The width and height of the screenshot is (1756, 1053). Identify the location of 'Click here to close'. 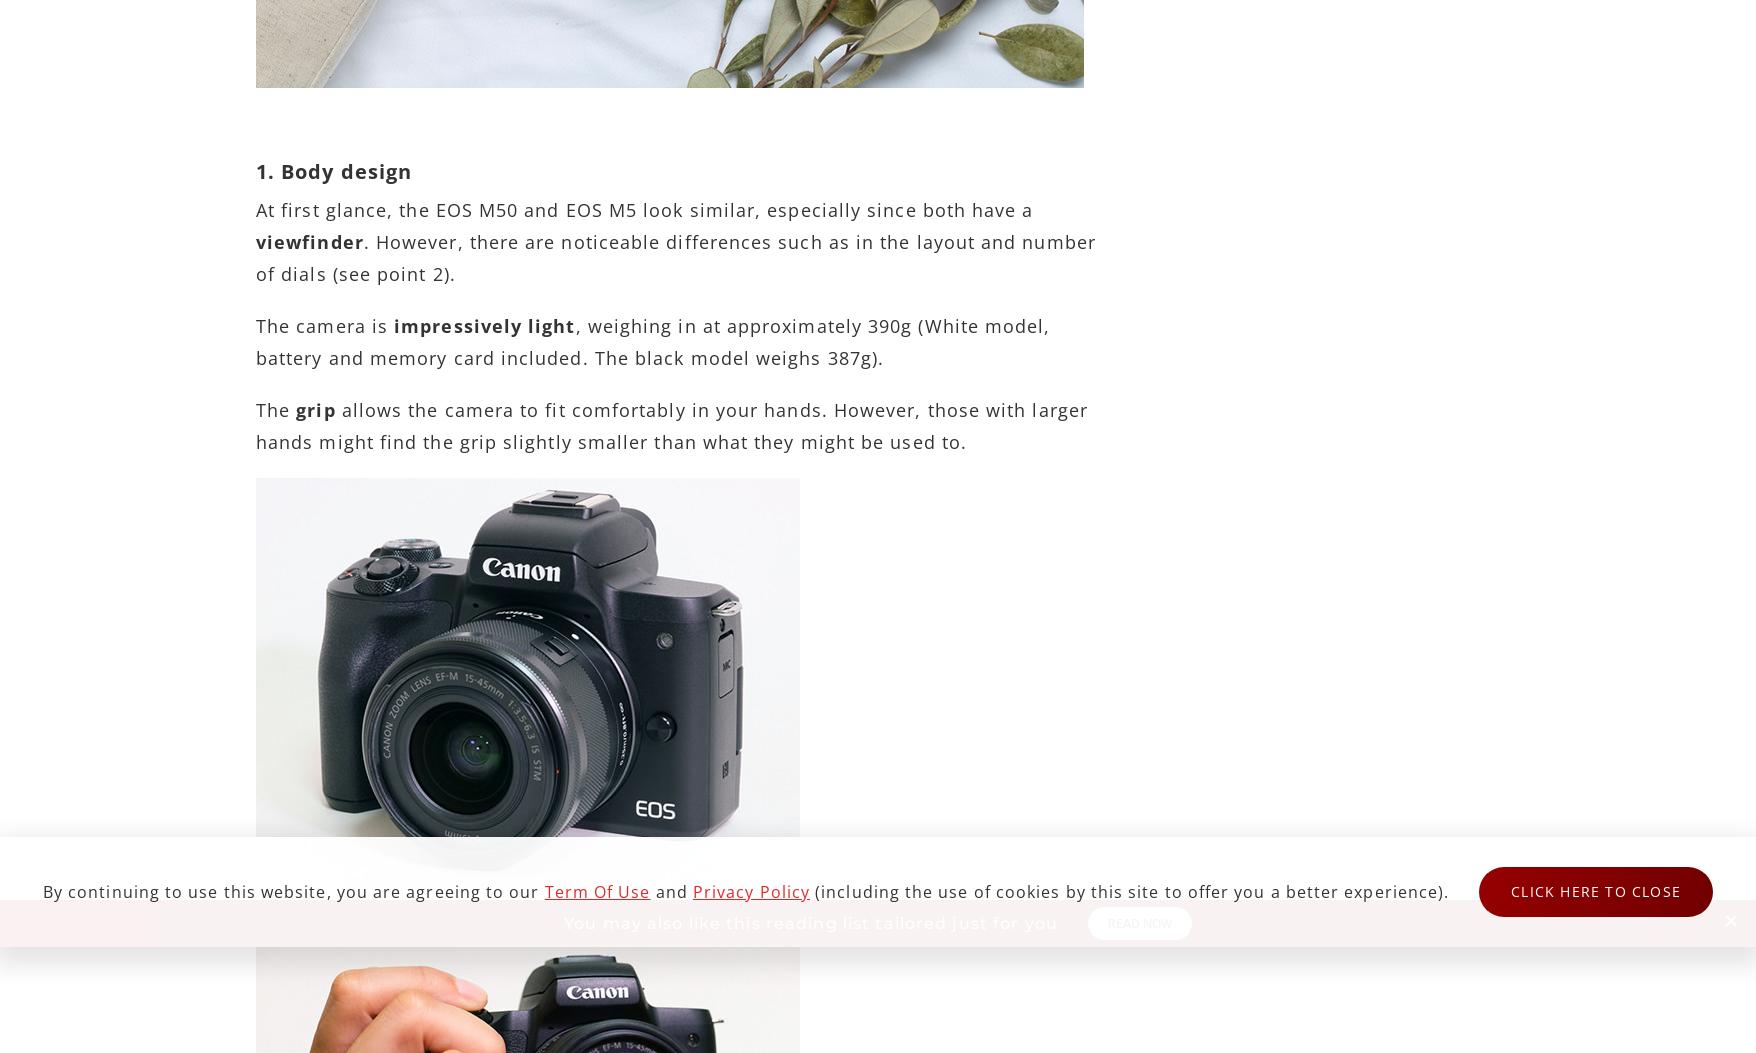
(1596, 891).